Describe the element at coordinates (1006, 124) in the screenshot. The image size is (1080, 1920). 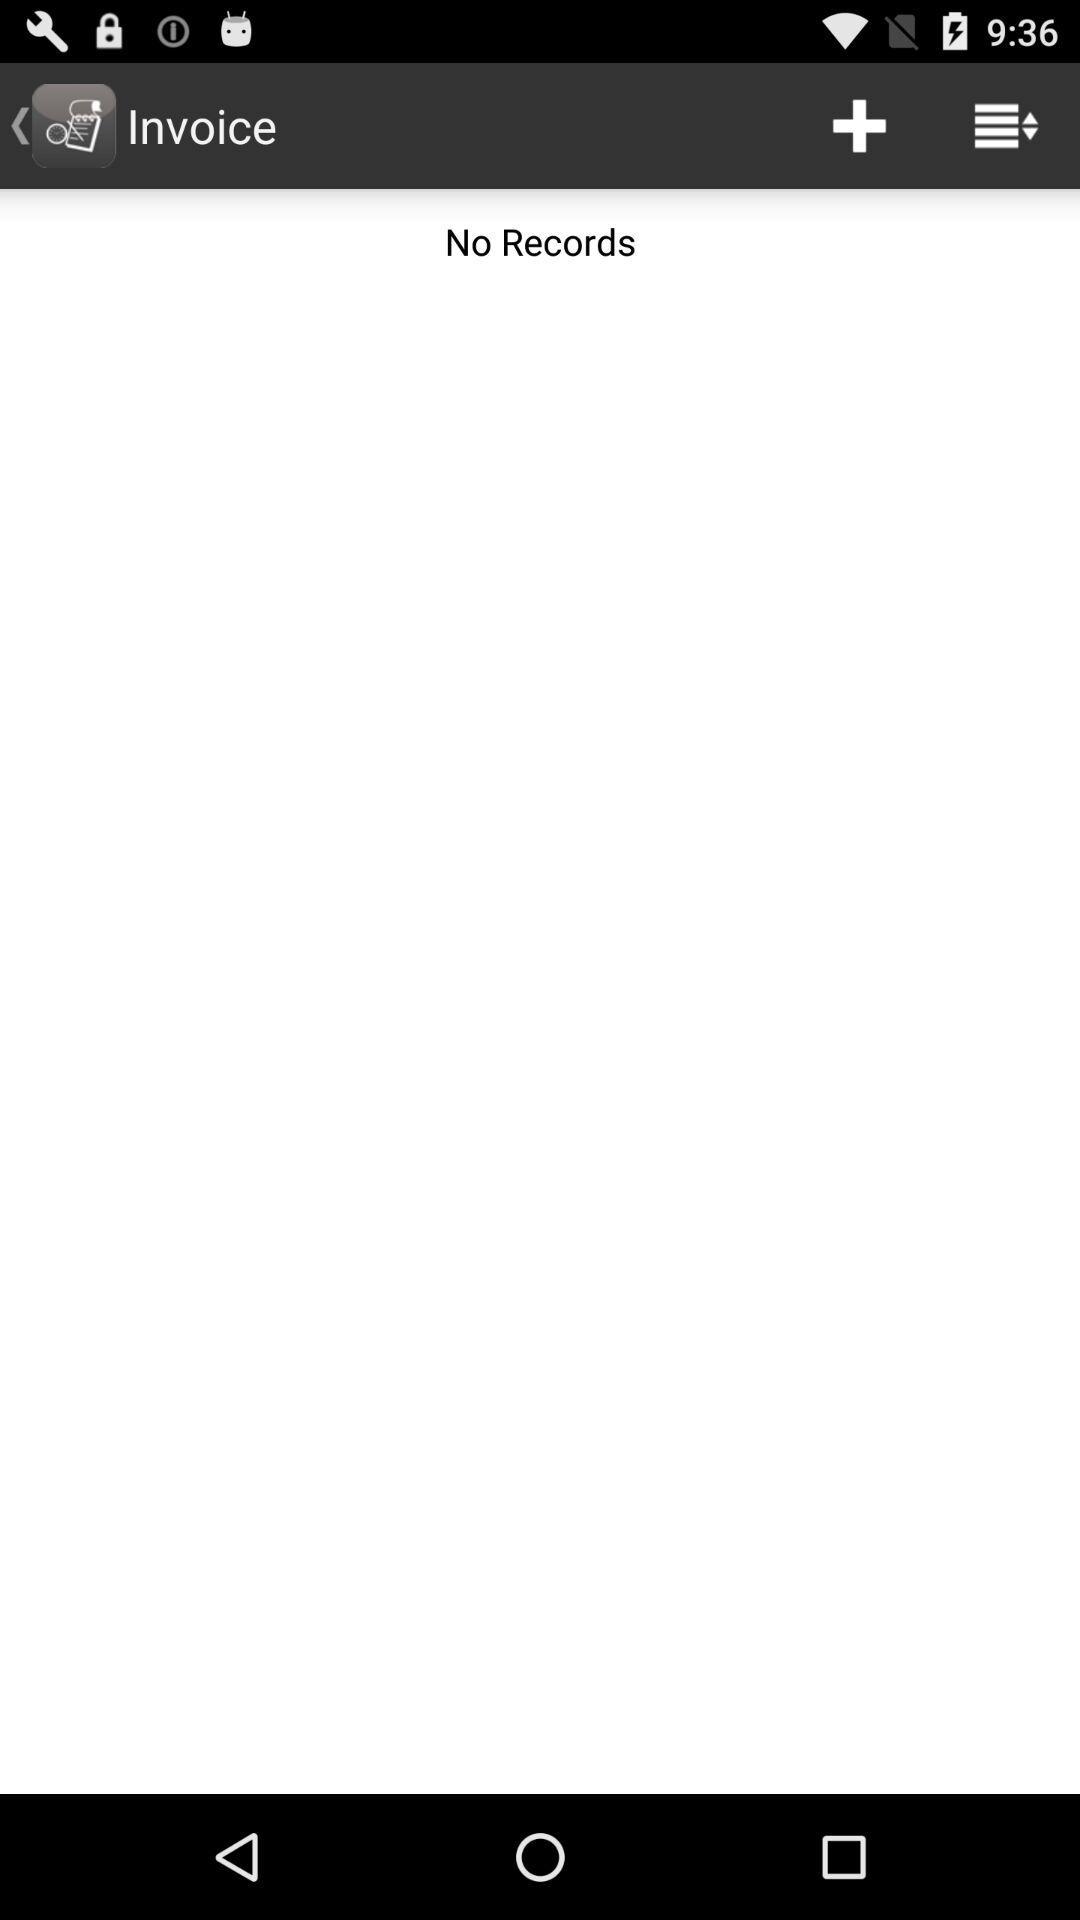
I see `icon above the no records icon` at that location.